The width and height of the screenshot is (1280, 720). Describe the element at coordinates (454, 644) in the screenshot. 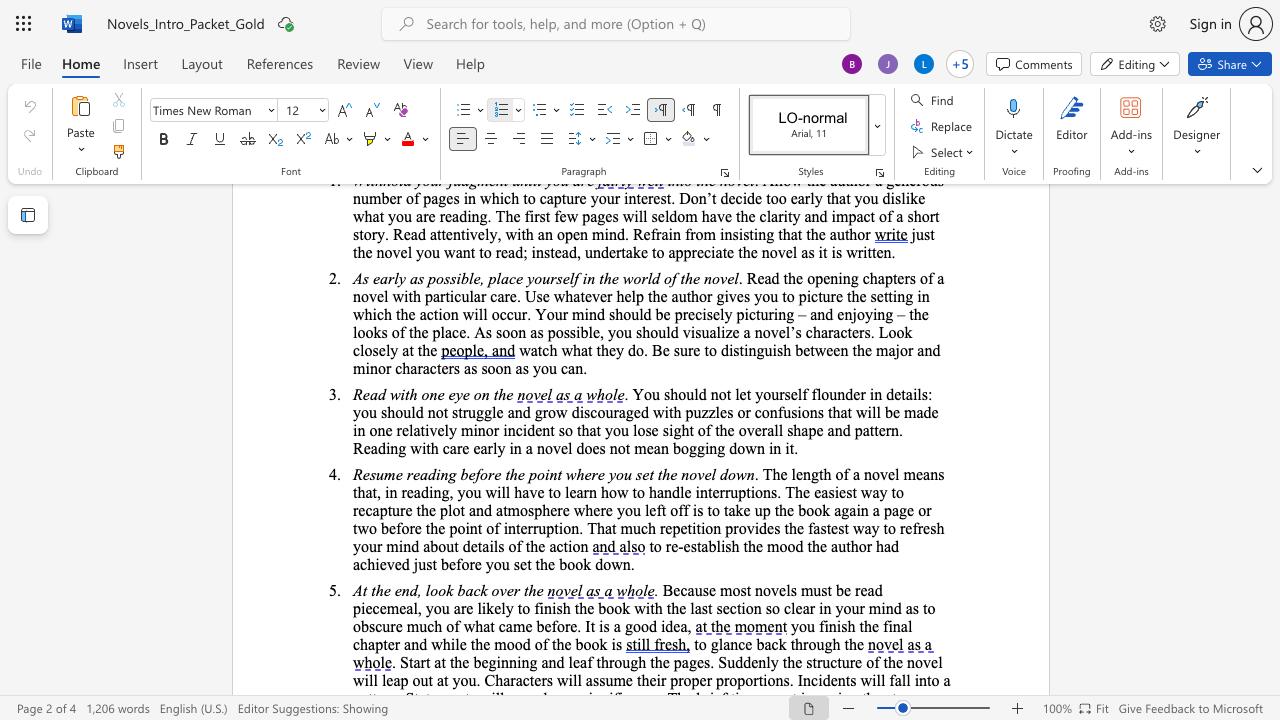

I see `the space between the continuous character "i" and "l" in the text` at that location.